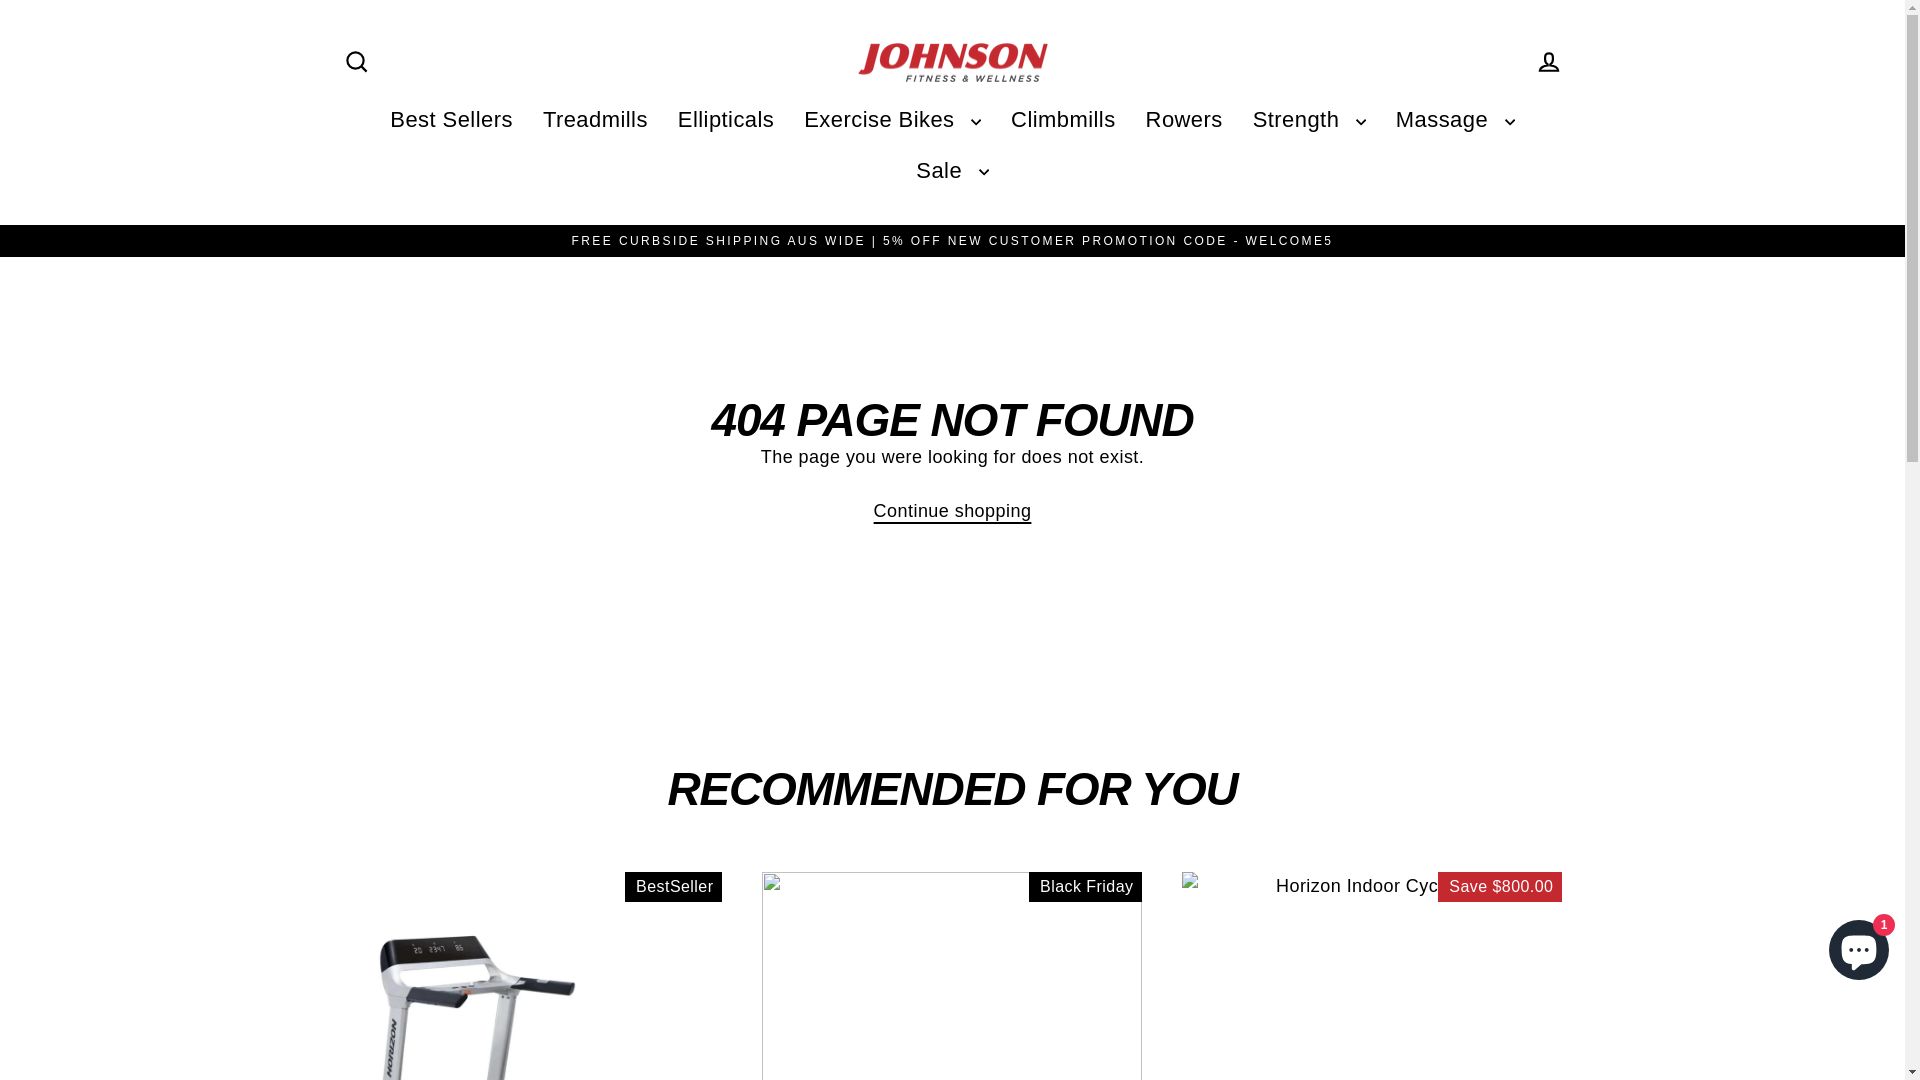 This screenshot has width=1920, height=1080. I want to click on 'Log in', so click(1547, 61).